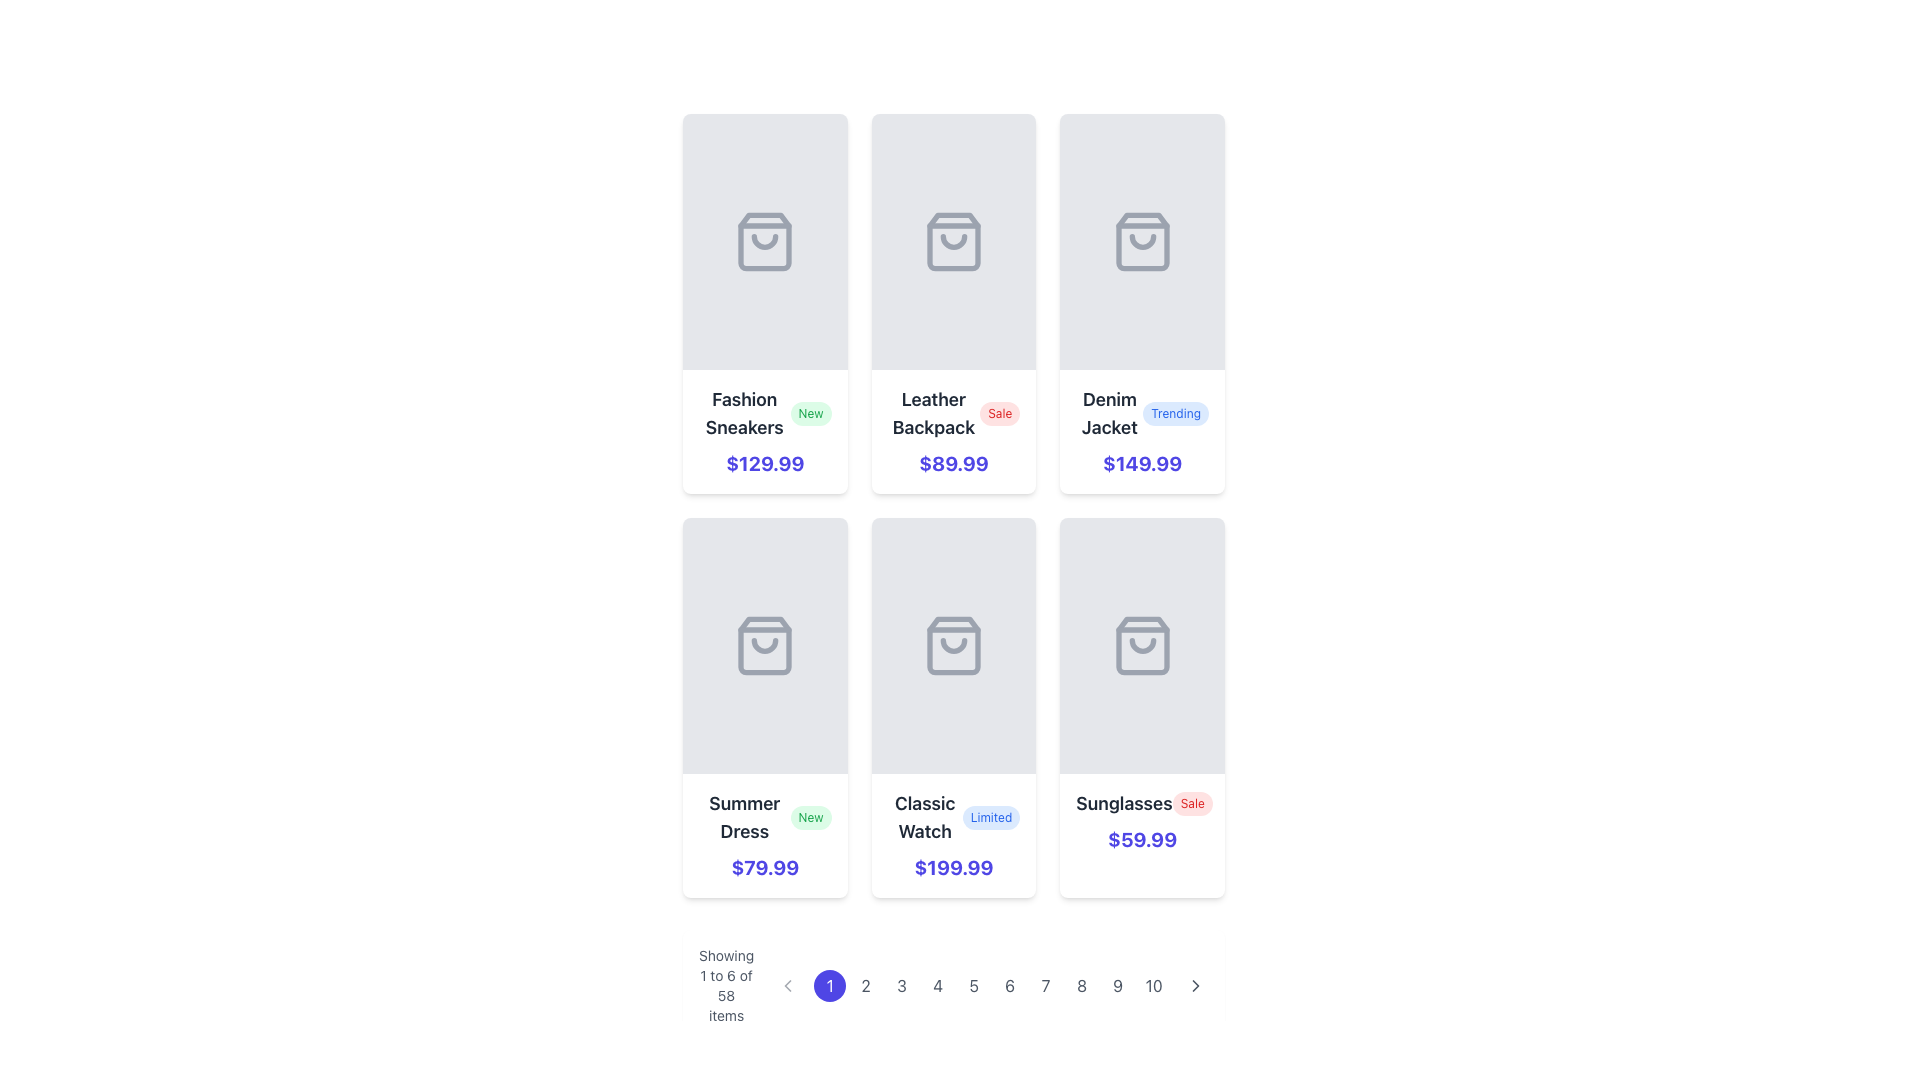 The width and height of the screenshot is (1920, 1080). What do you see at coordinates (1081, 985) in the screenshot?
I see `the pagination button that navigates to the 8th page of content, located between the buttons for pages 7 and 9` at bounding box center [1081, 985].